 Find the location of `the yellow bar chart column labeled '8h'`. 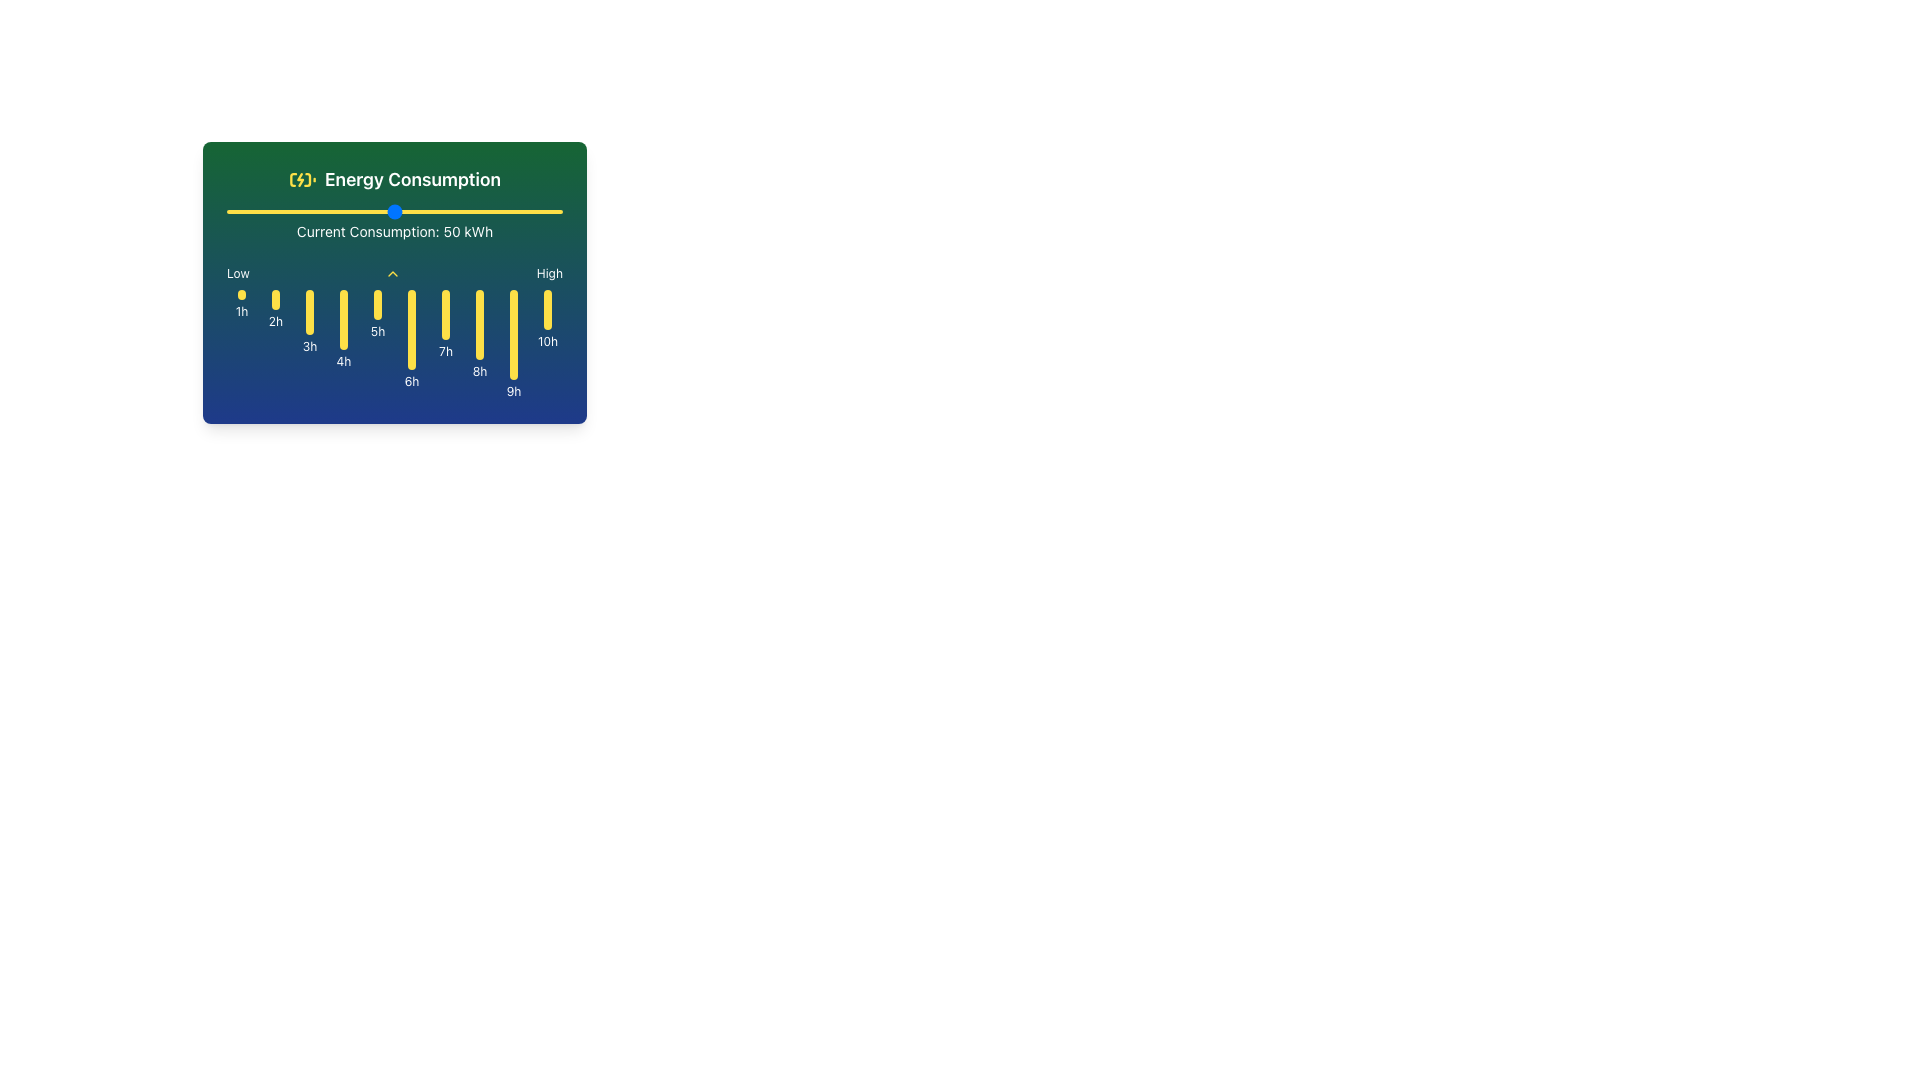

the yellow bar chart column labeled '8h' is located at coordinates (480, 343).